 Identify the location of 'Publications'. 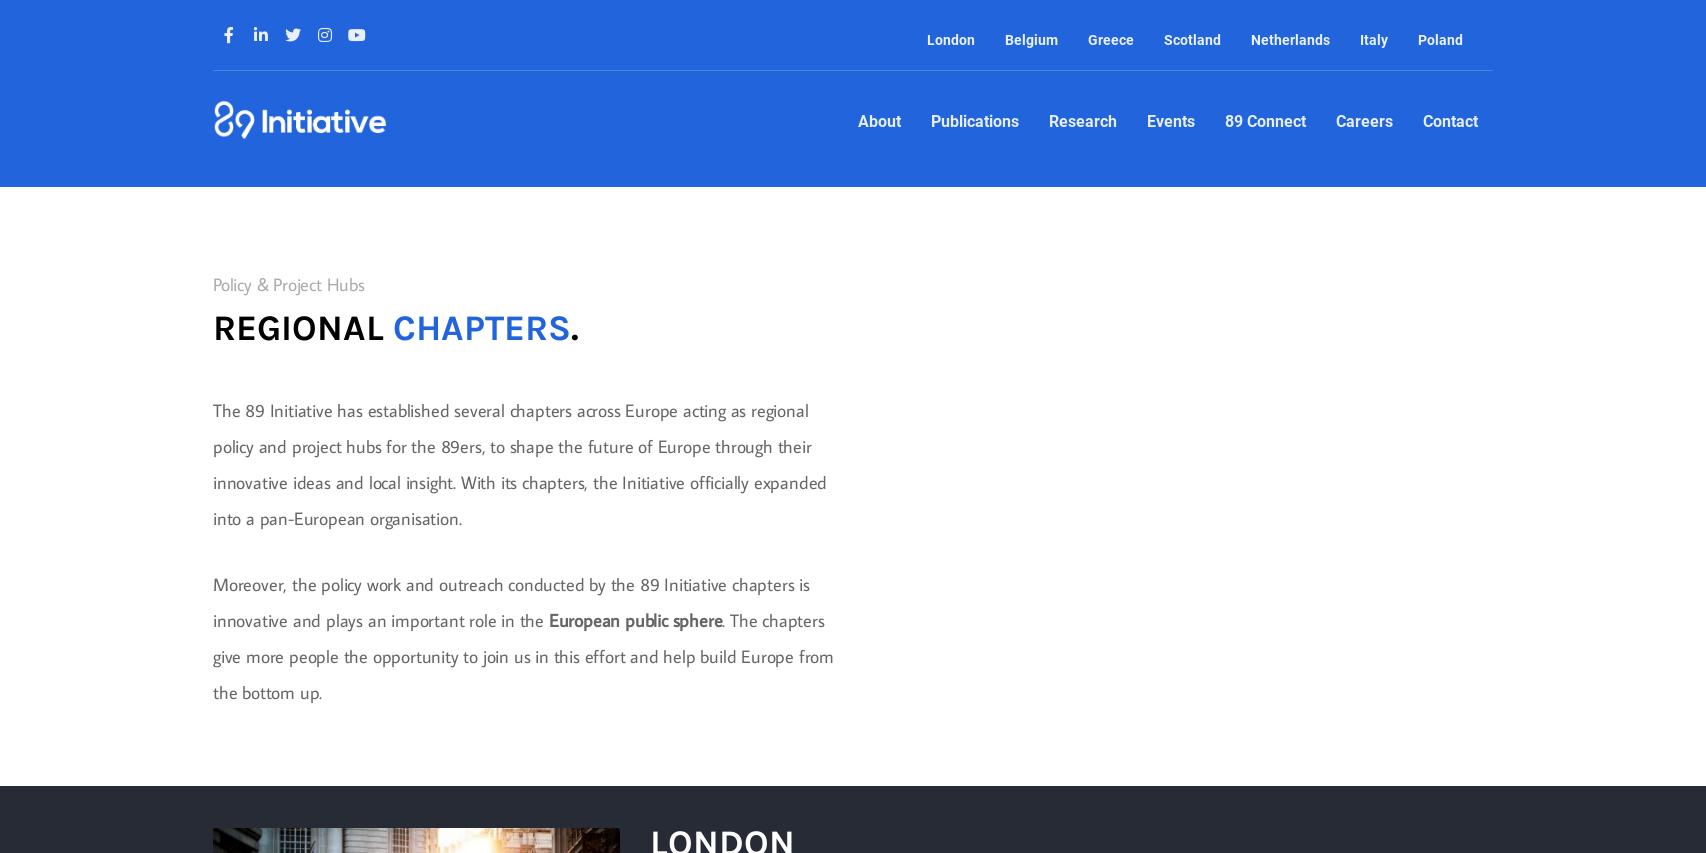
(973, 121).